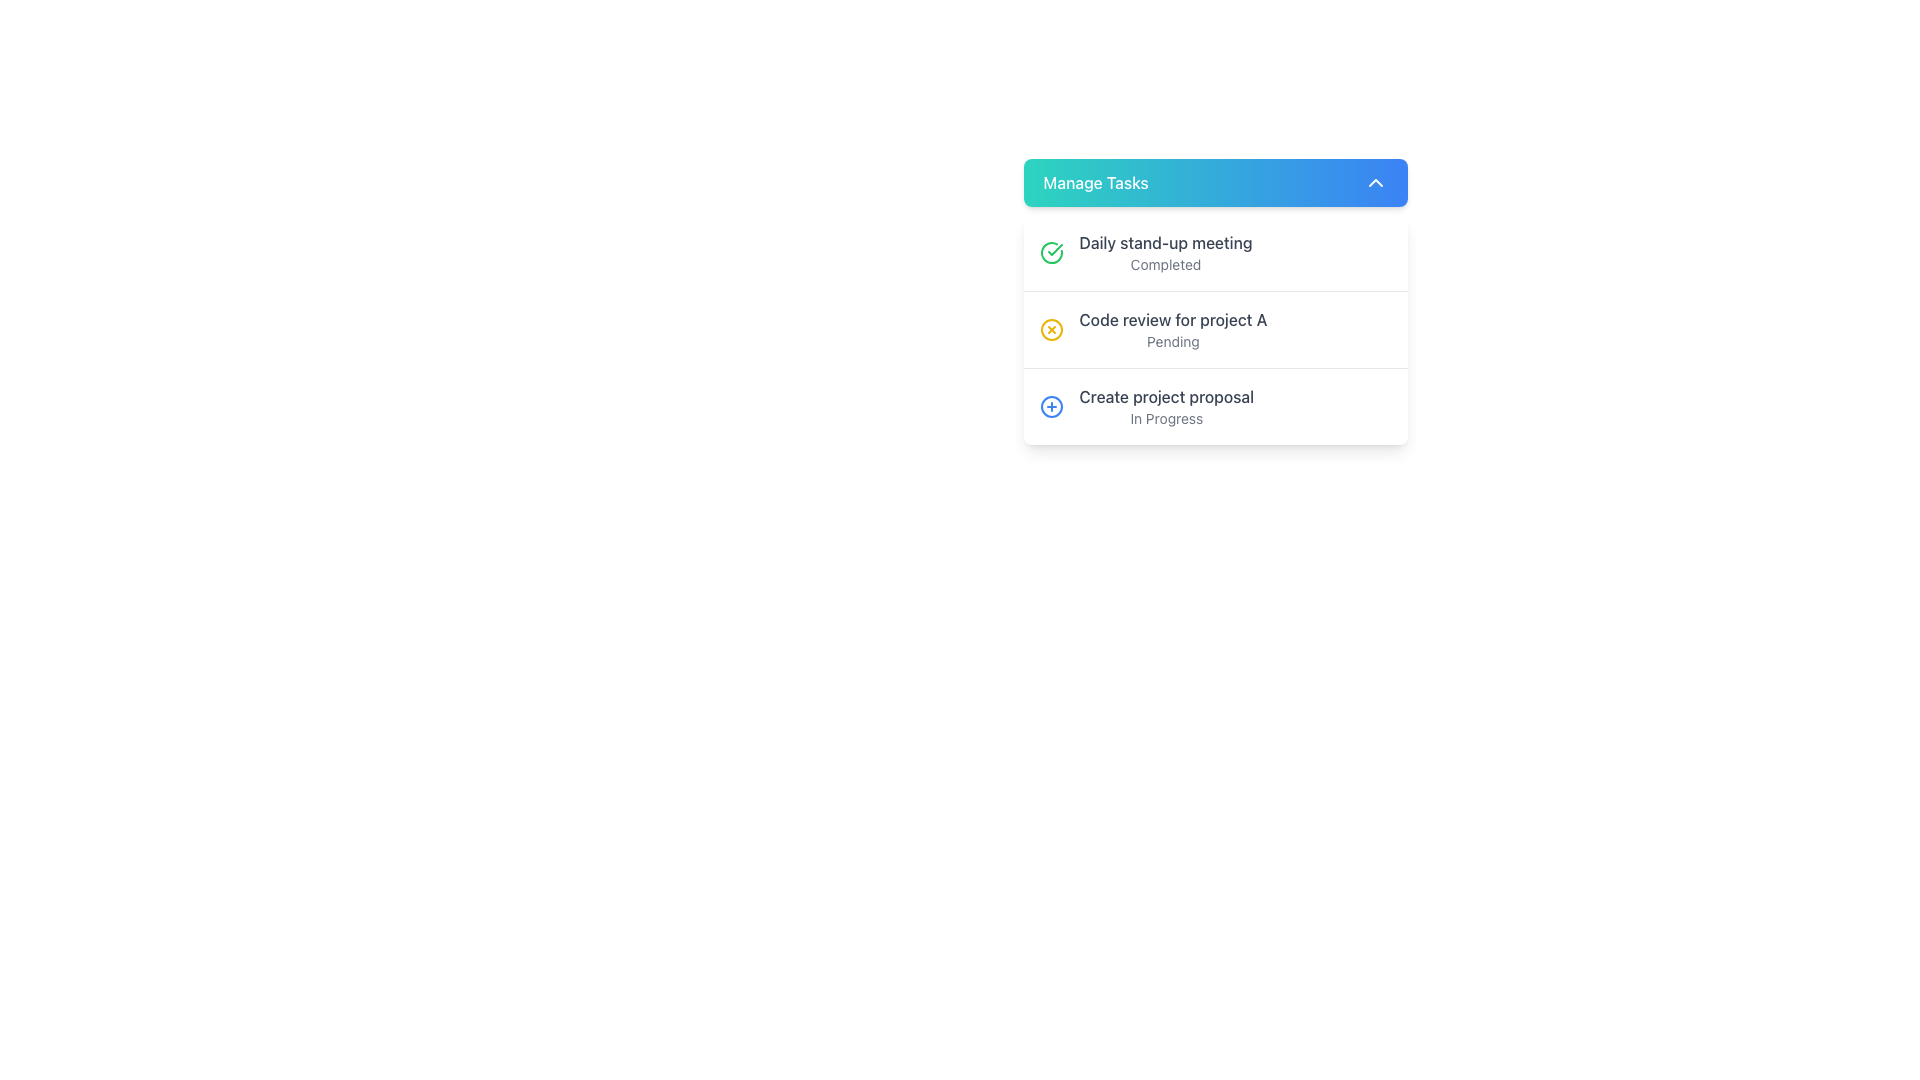 Image resolution: width=1920 pixels, height=1080 pixels. What do you see at coordinates (1173, 319) in the screenshot?
I see `the text label 'Code review for project A' located in the second row of the task list within the task management panel` at bounding box center [1173, 319].